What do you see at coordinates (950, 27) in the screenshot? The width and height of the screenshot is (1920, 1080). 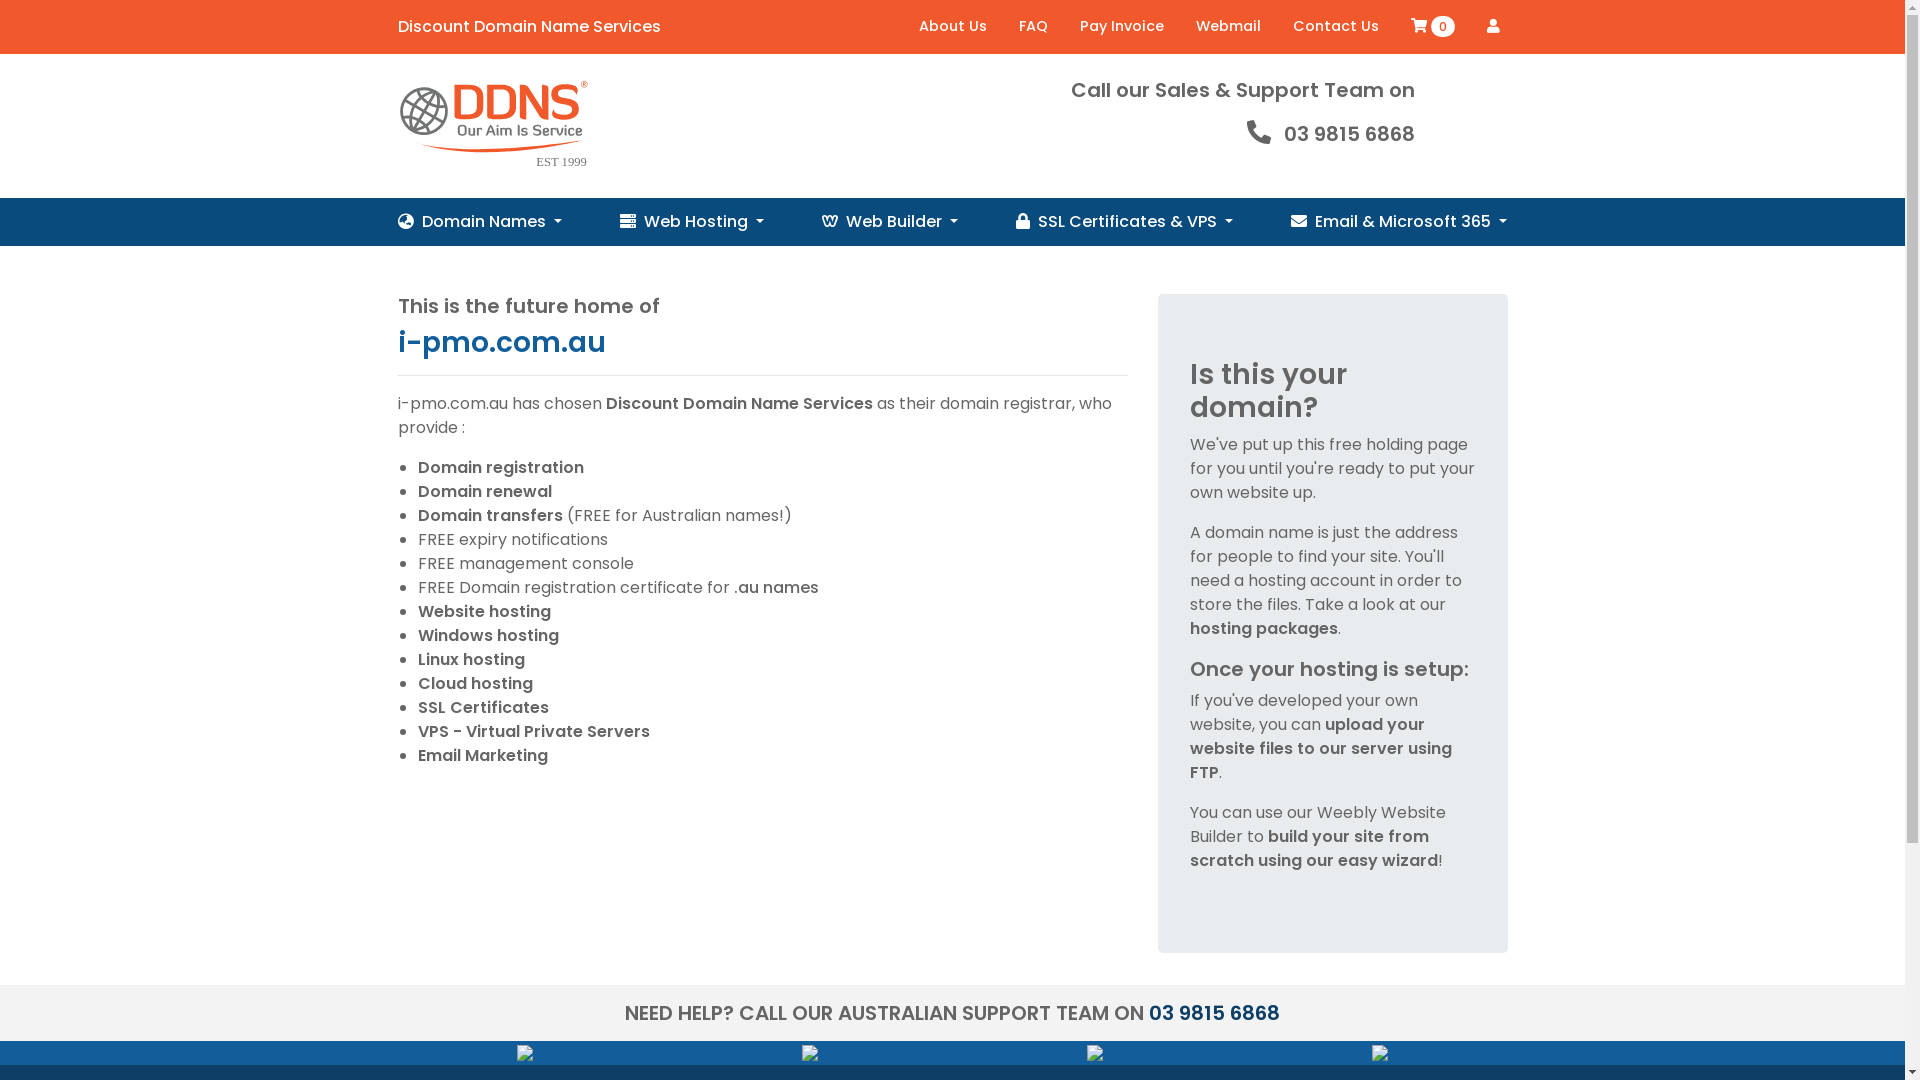 I see `'About Us'` at bounding box center [950, 27].